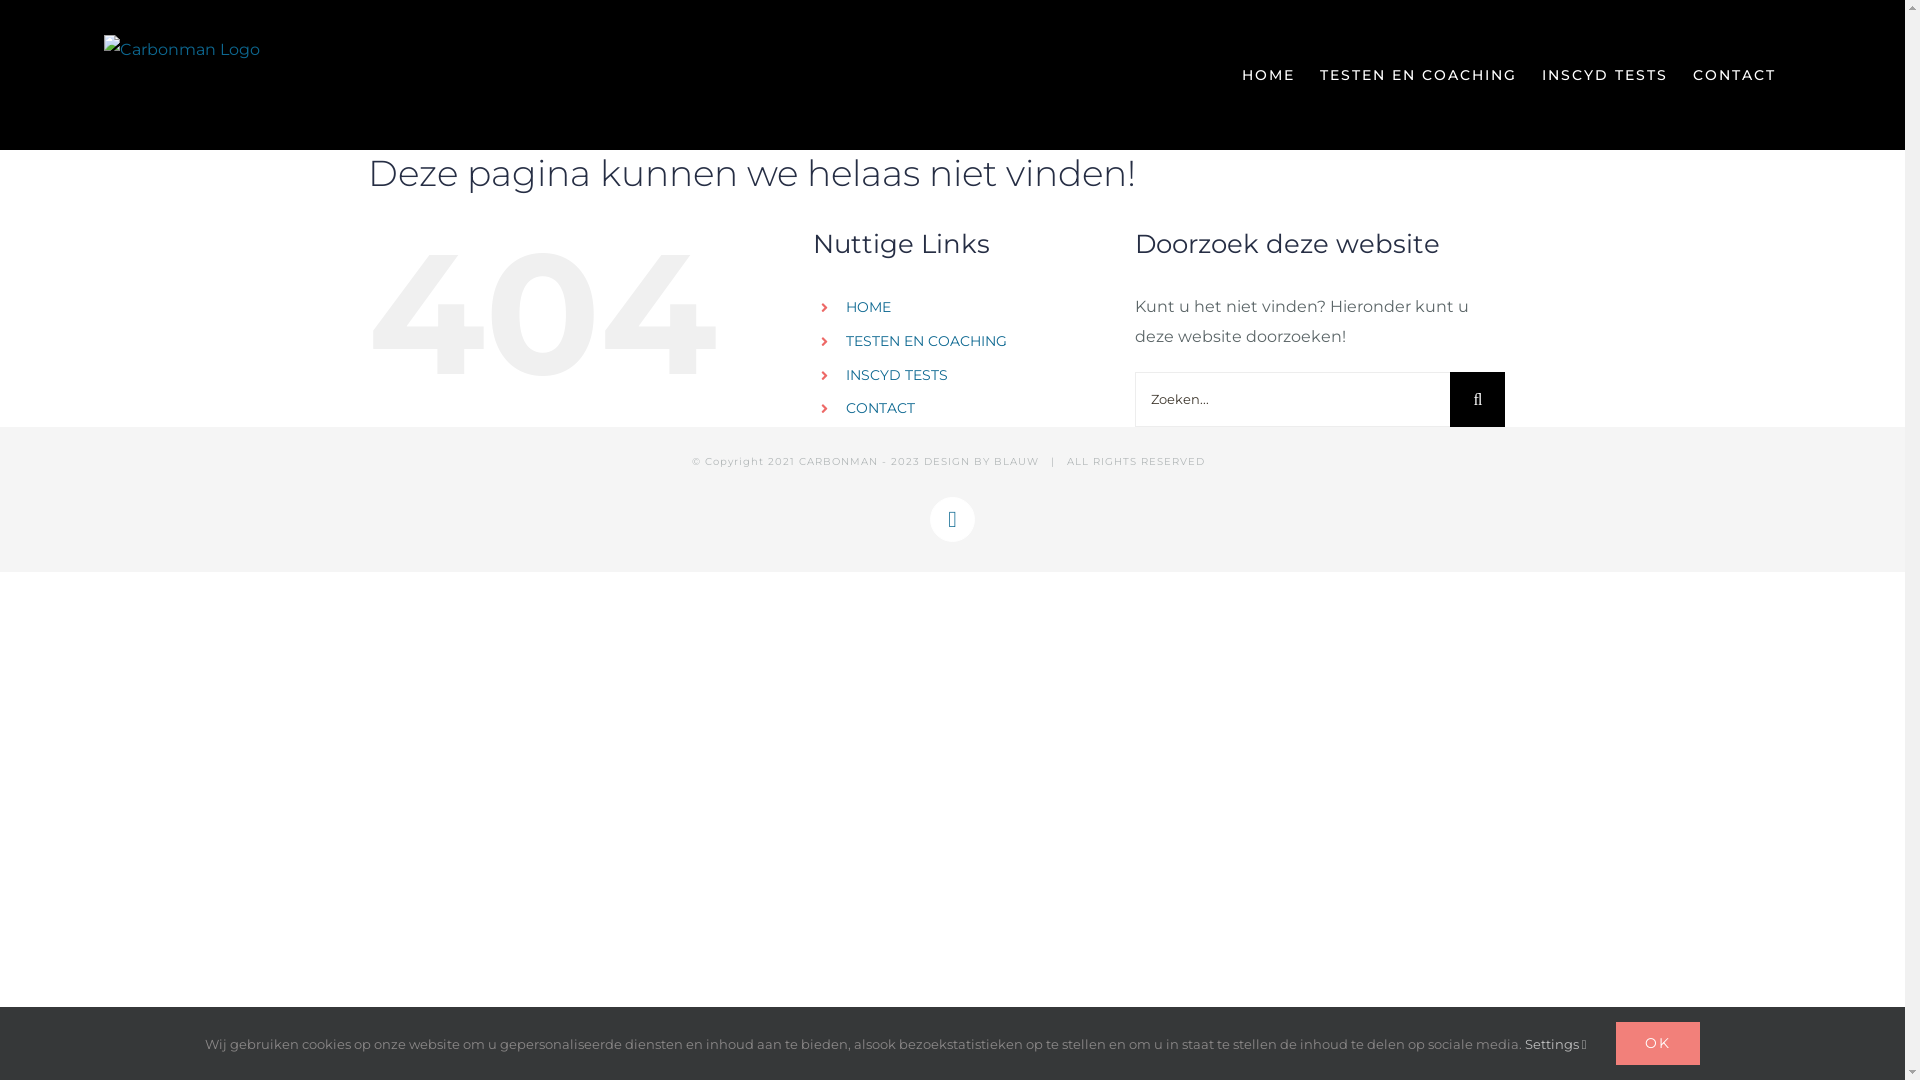  Describe the element at coordinates (925, 339) in the screenshot. I see `'TESTEN EN COACHING'` at that location.